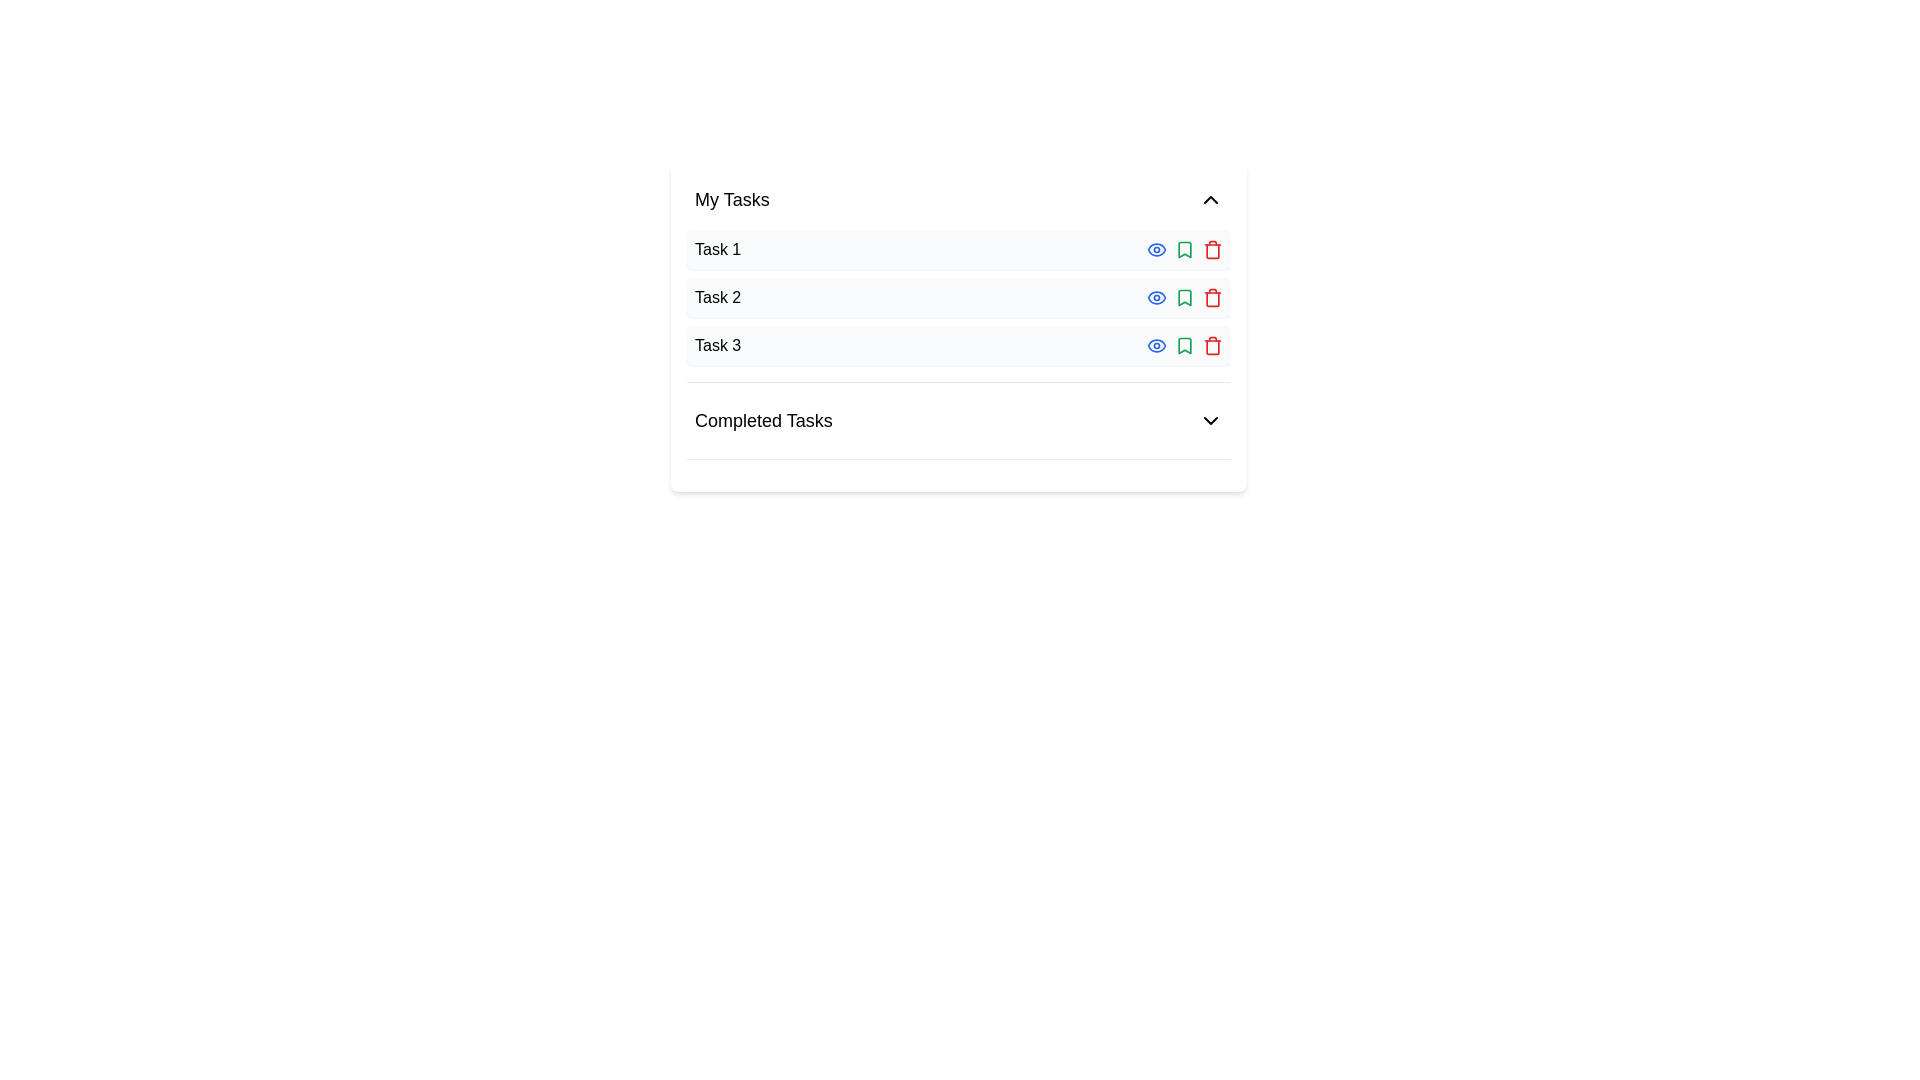 Image resolution: width=1920 pixels, height=1080 pixels. Describe the element at coordinates (1212, 299) in the screenshot. I see `the trash can icon, which is the third icon in the sequence located on the right side of the second task item, indicating a delete function` at that location.